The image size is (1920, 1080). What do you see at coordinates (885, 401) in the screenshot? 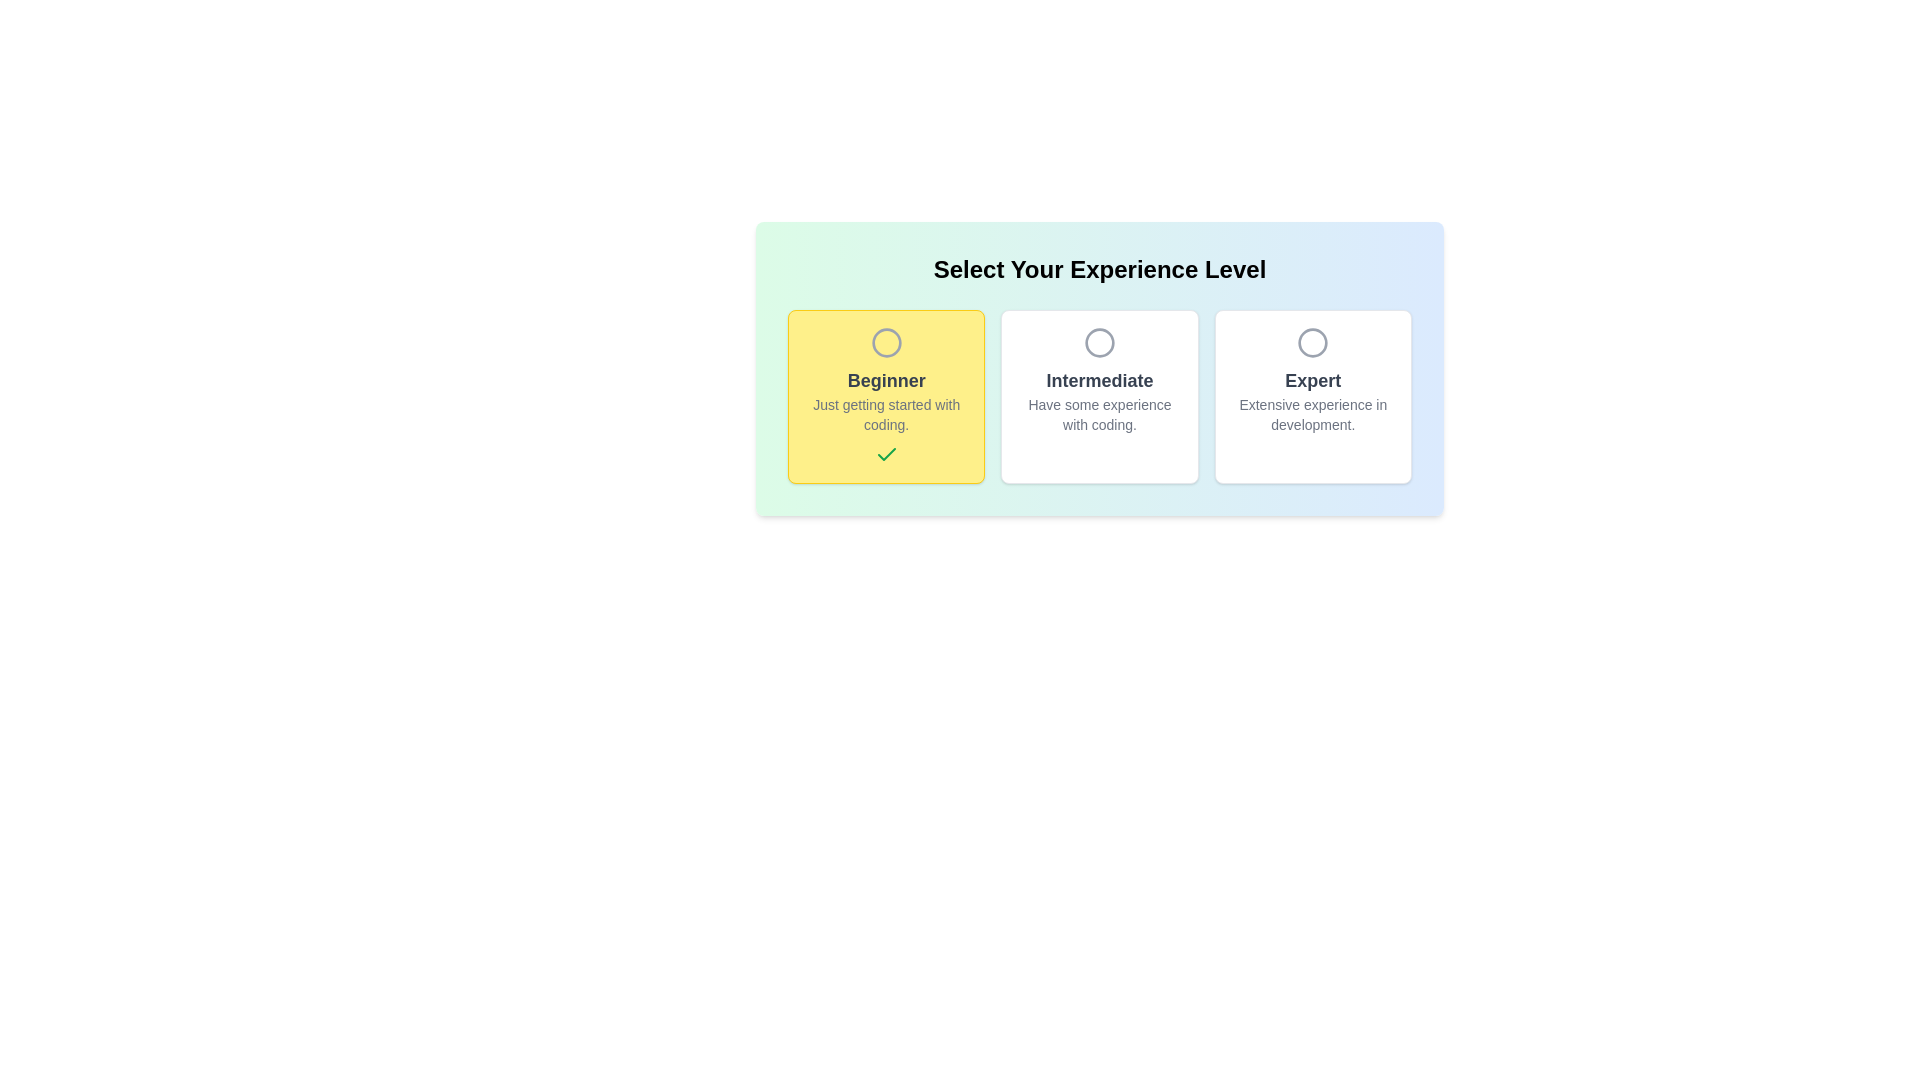
I see `the 'Beginner' text display which features a bold heading and smaller text within a yellow background box` at bounding box center [885, 401].